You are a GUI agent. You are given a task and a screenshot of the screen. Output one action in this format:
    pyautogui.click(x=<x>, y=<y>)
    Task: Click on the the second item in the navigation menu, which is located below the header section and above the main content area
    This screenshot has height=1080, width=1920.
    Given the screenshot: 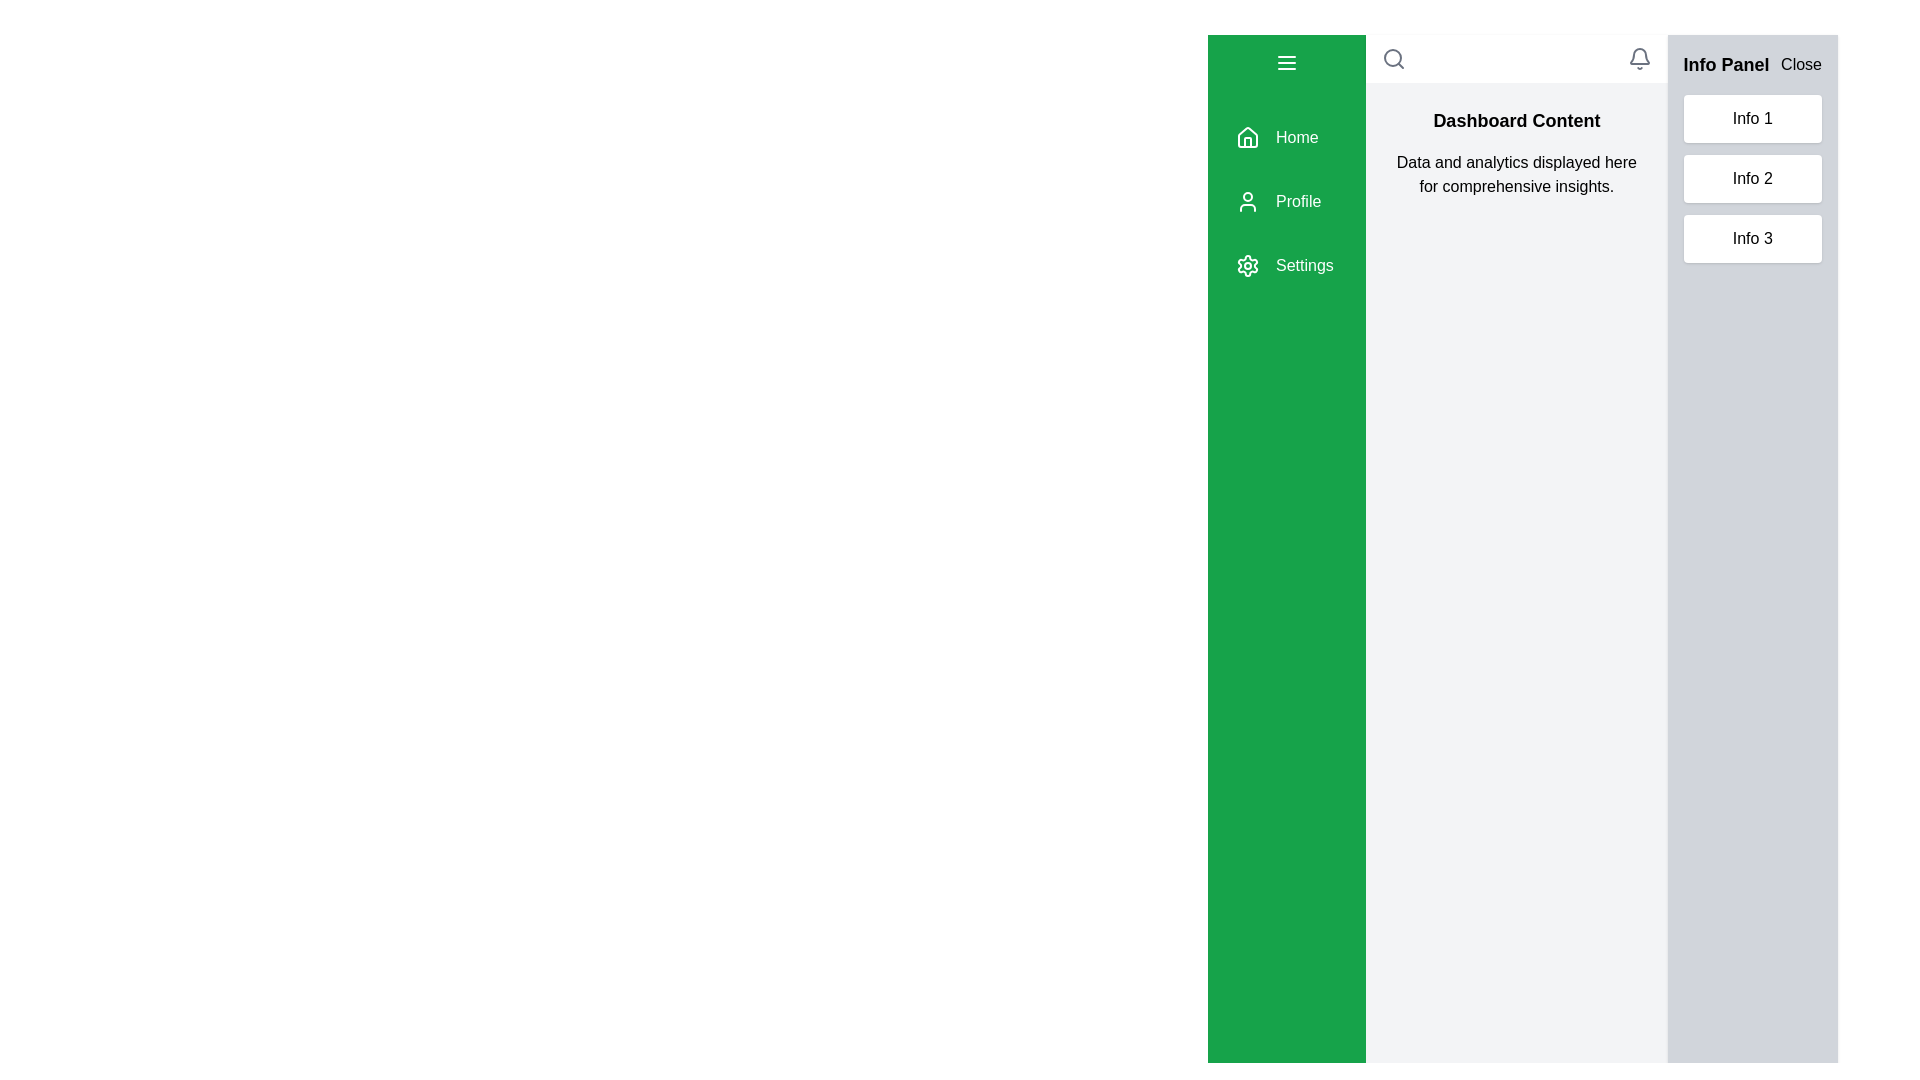 What is the action you would take?
    pyautogui.click(x=1287, y=201)
    